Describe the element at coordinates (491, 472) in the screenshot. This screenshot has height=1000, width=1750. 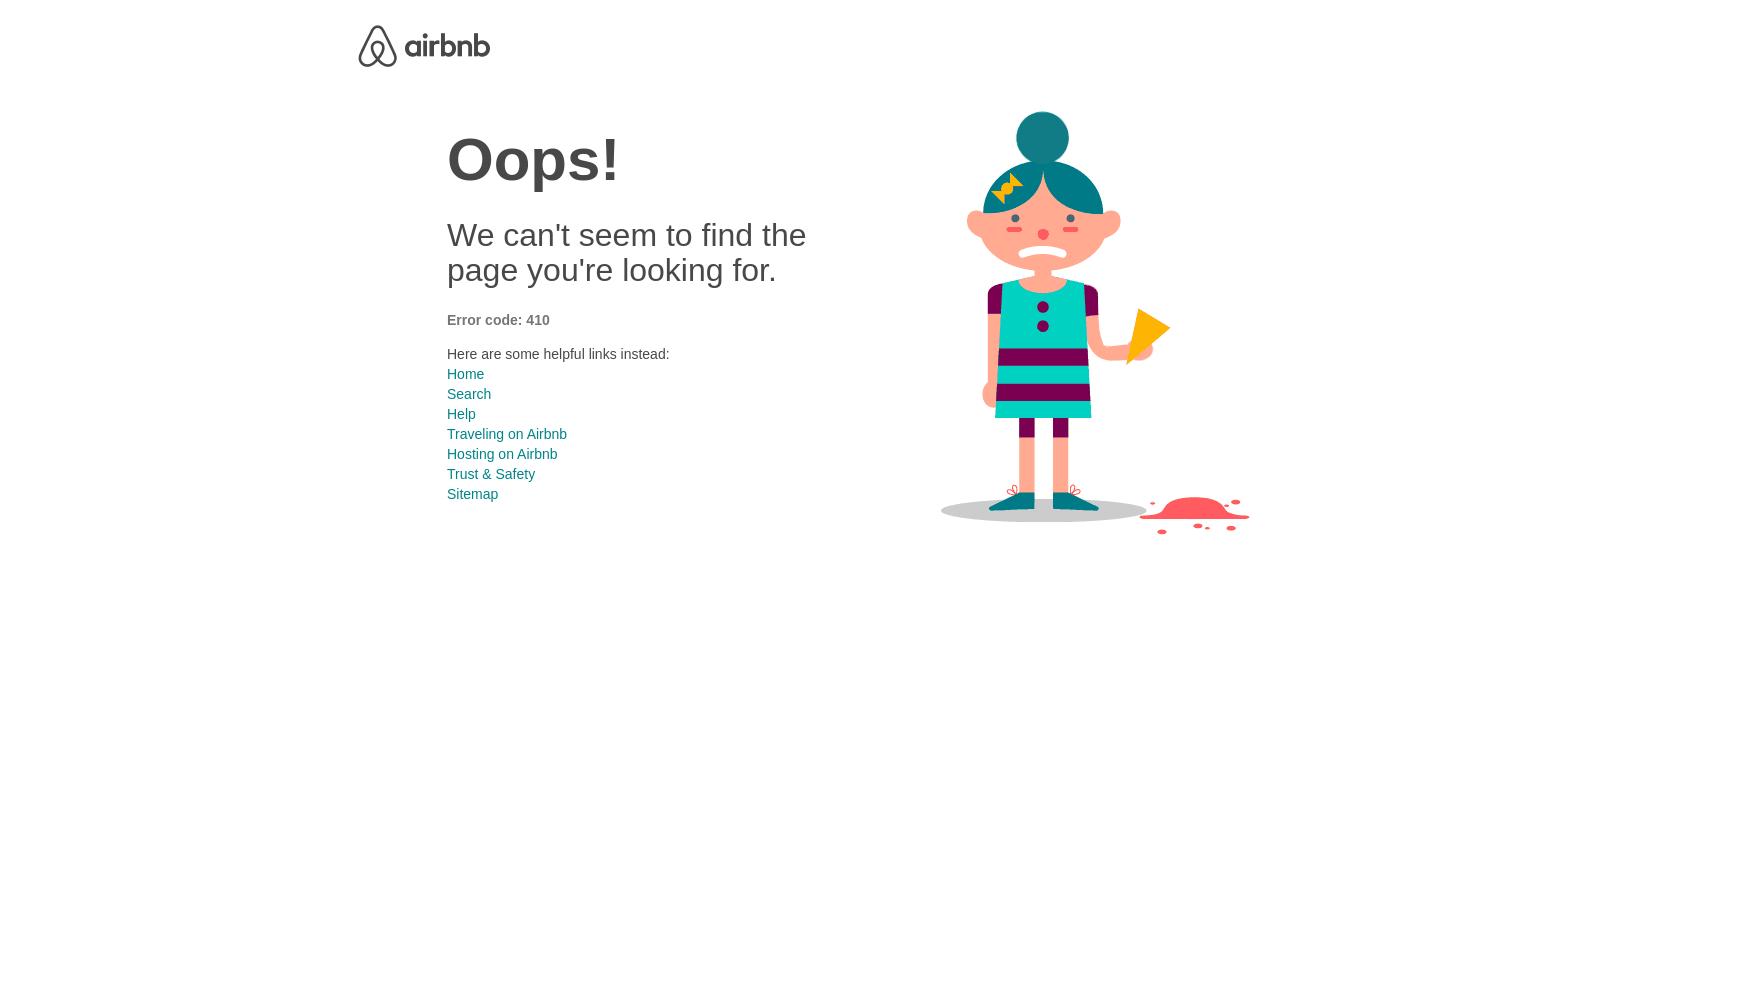
I see `'Trust & Safety'` at that location.